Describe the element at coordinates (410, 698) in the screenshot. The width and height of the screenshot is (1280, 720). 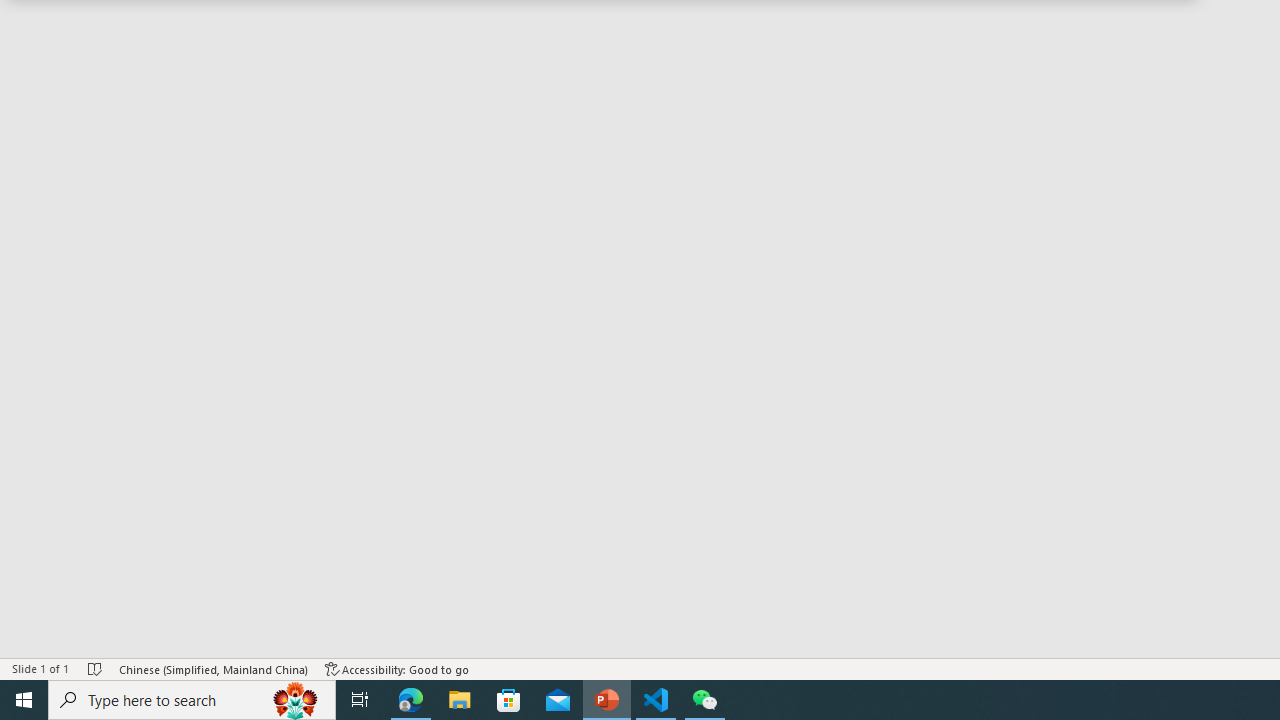
I see `'Microsoft Edge - 1 running window'` at that location.